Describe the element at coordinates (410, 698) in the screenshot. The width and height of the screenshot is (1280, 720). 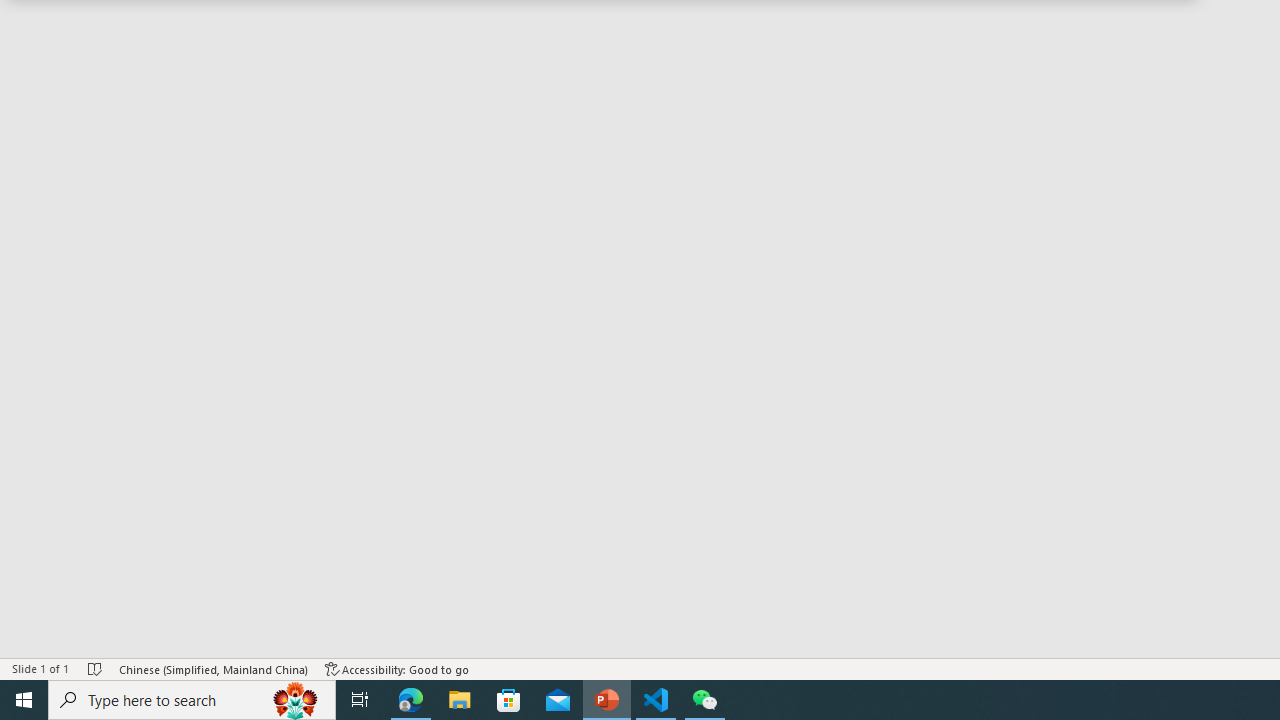
I see `'Microsoft Edge - 1 running window'` at that location.